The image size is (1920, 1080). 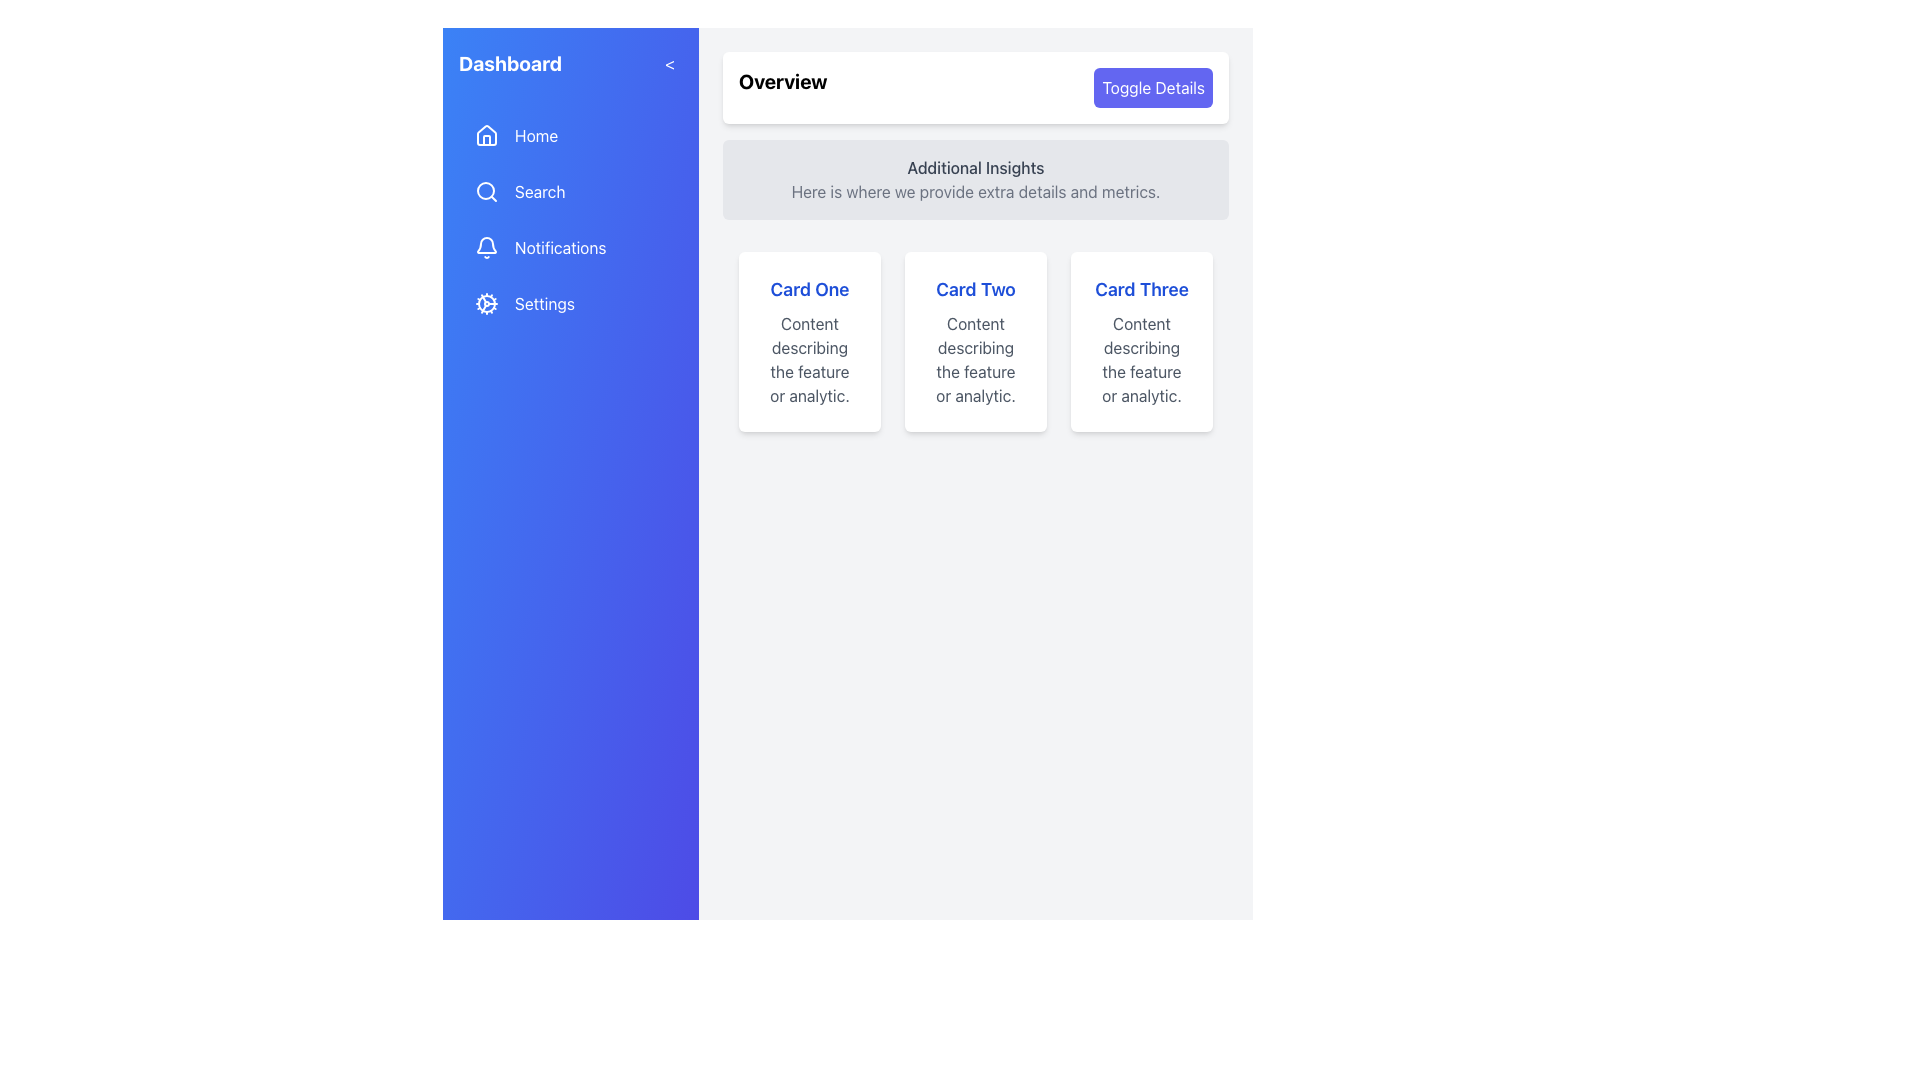 I want to click on the magnifying glass icon representing the 'search' function, located in the vertical navigation menu on the left side of the interface, so click(x=486, y=192).